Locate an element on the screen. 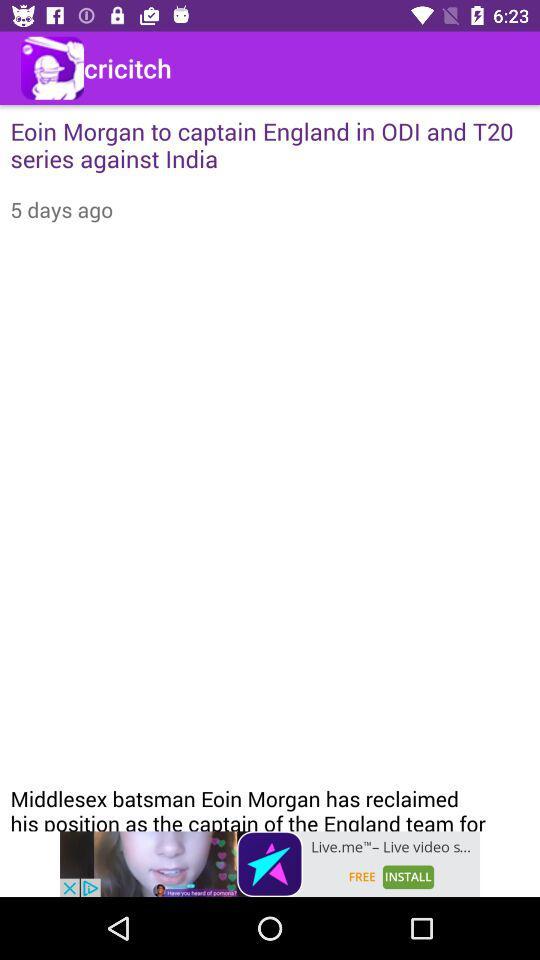 This screenshot has height=960, width=540. video apps is located at coordinates (270, 863).